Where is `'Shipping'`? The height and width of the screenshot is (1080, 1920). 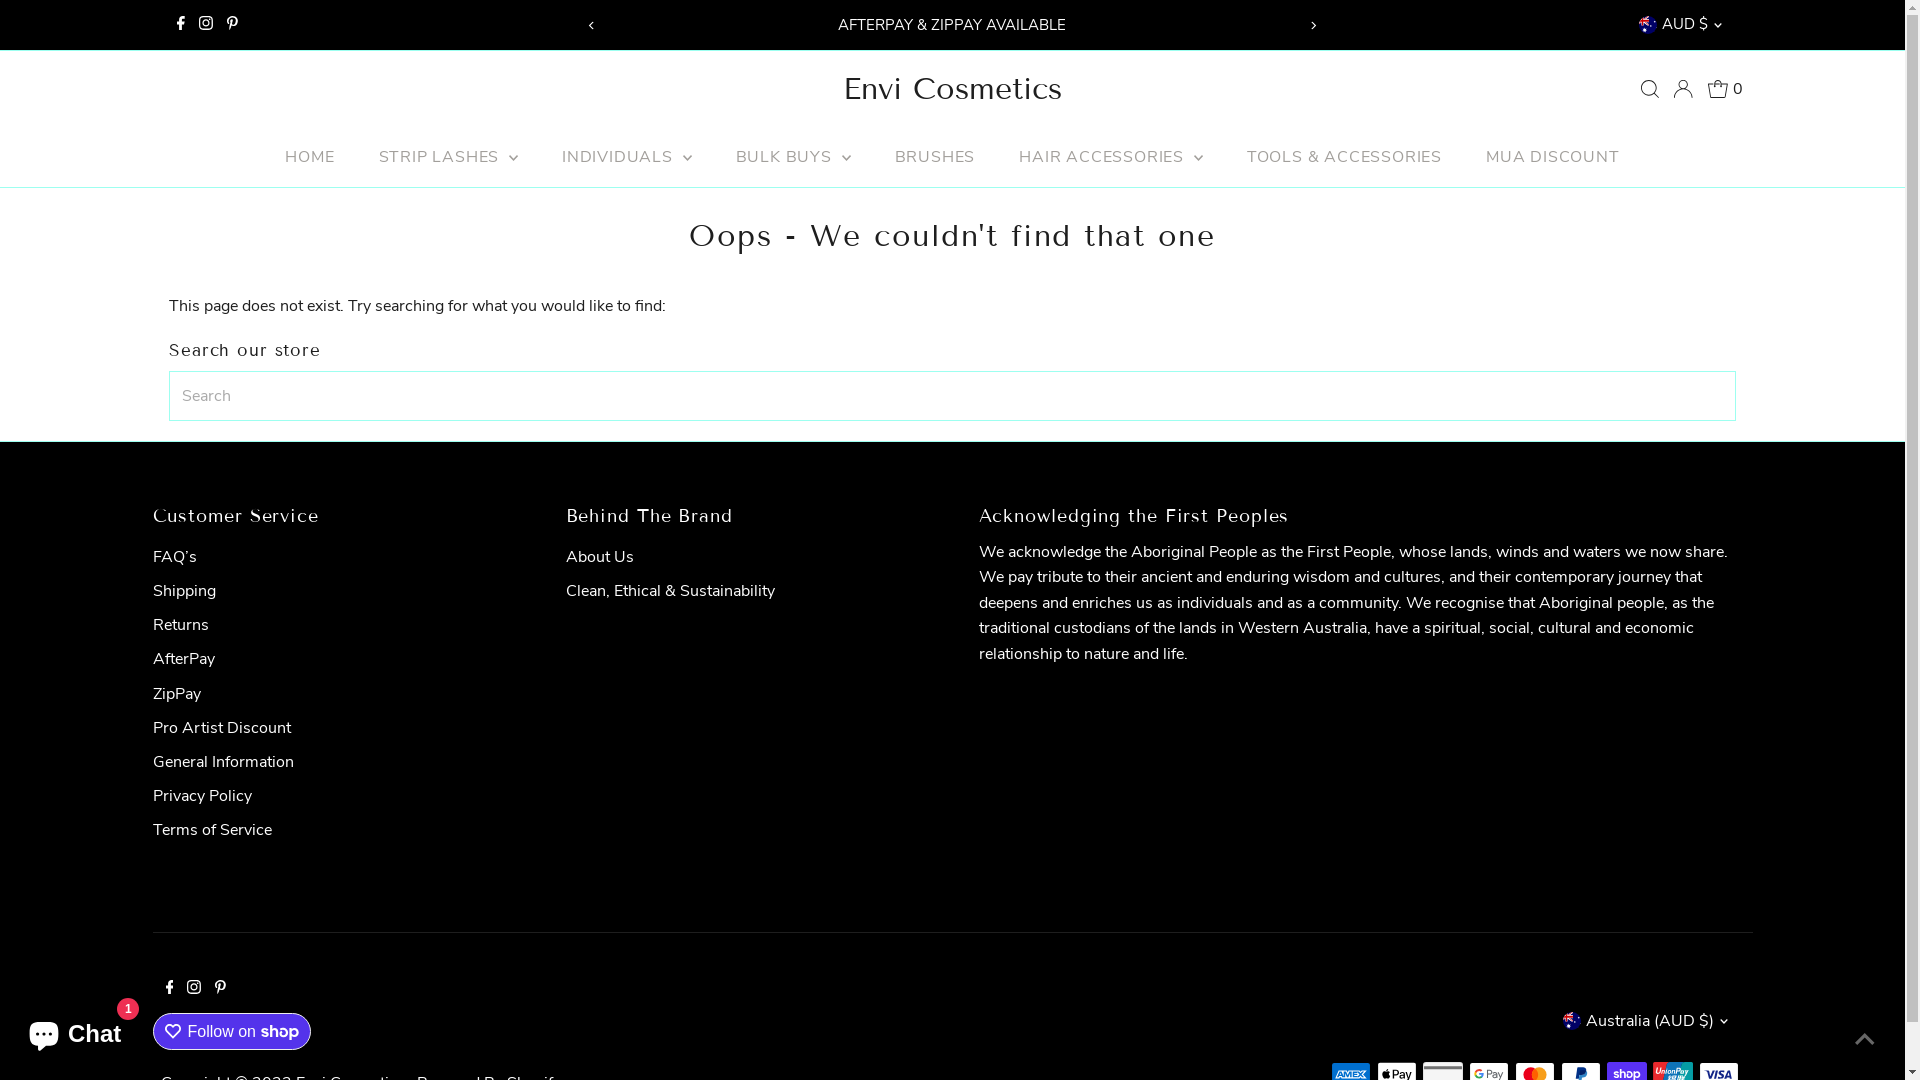
'Shipping' is located at coordinates (151, 589).